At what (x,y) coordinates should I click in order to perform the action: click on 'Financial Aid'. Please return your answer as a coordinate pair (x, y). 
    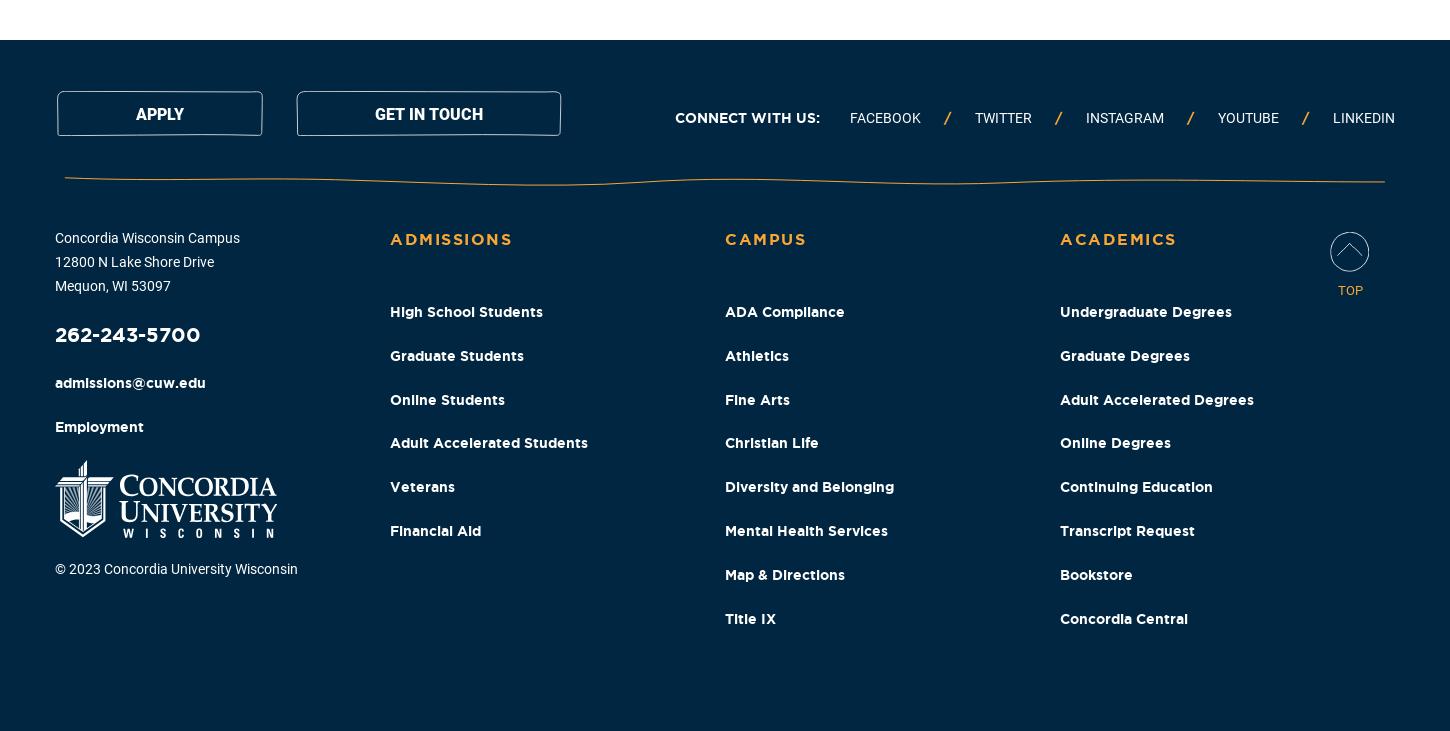
    Looking at the image, I should click on (434, 528).